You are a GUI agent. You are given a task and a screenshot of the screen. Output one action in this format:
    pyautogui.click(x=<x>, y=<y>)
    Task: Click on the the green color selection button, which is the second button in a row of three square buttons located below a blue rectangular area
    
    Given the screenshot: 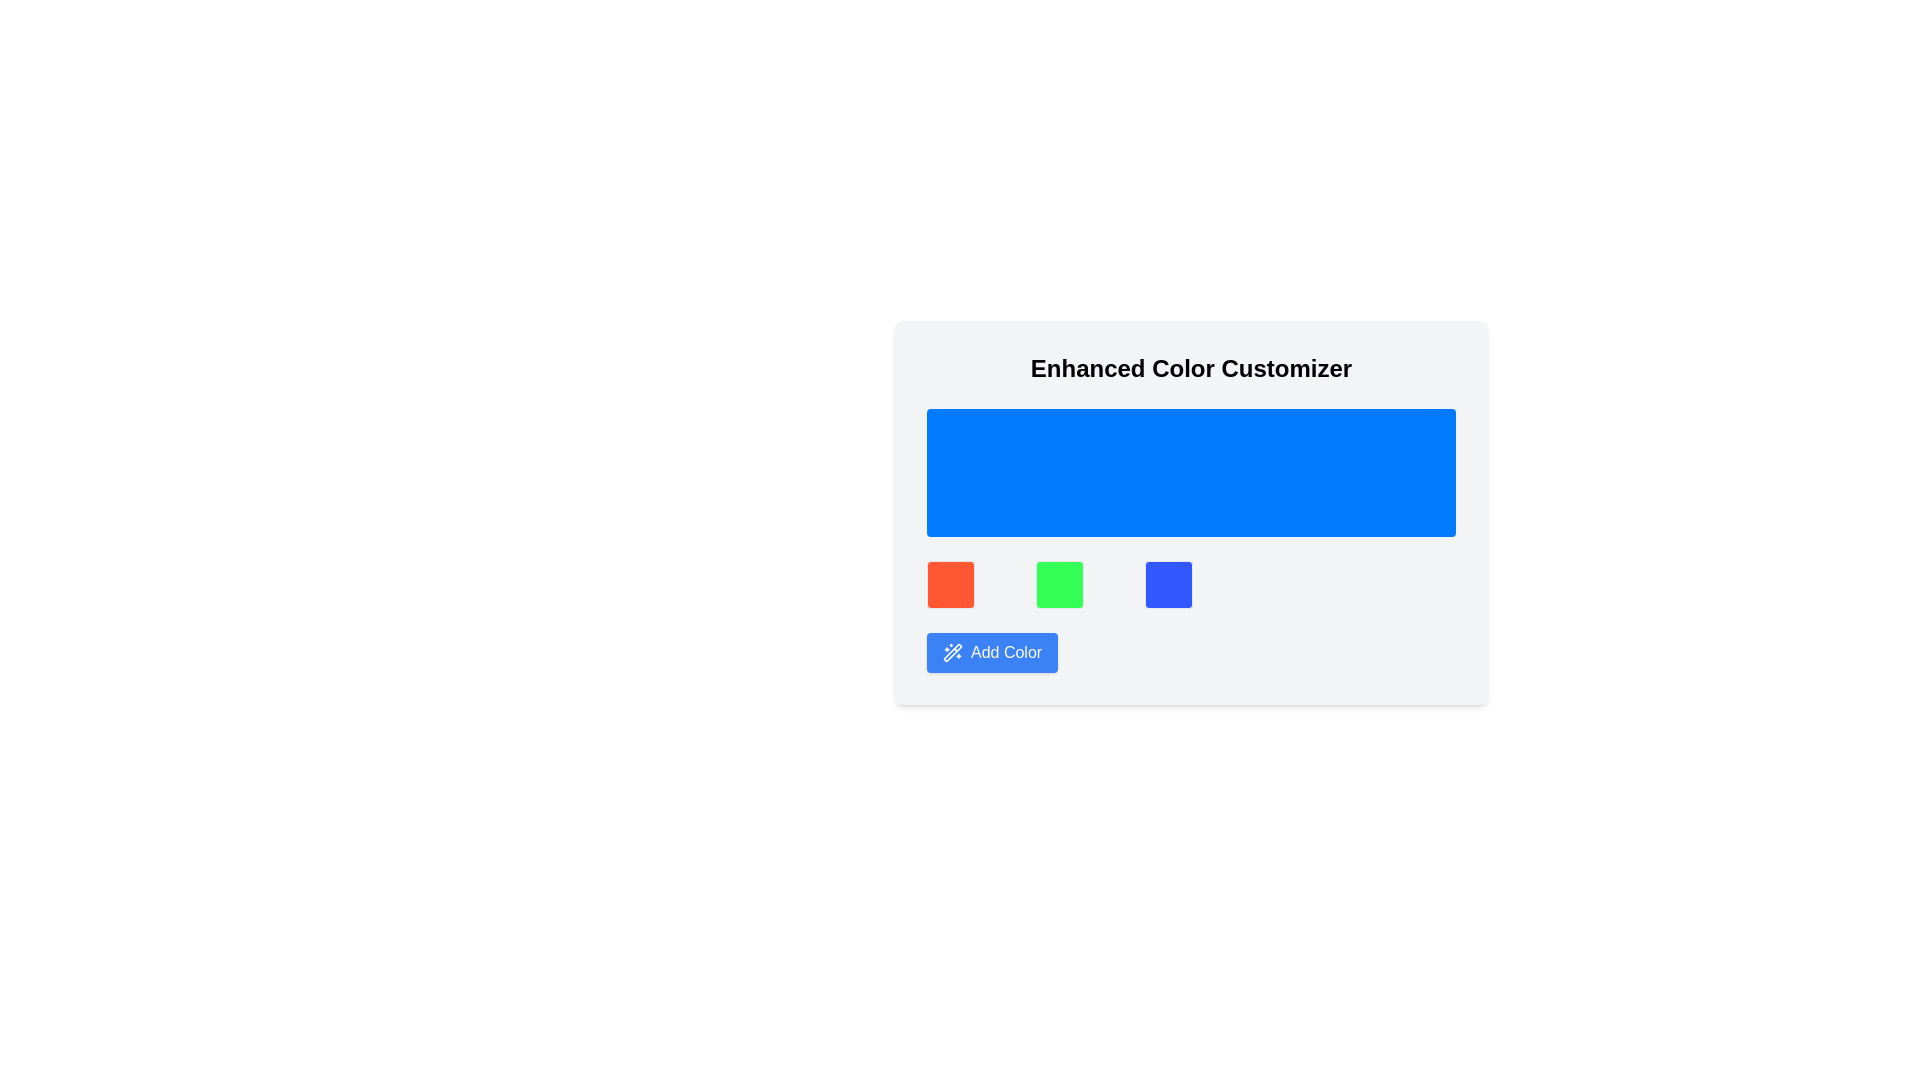 What is the action you would take?
    pyautogui.click(x=1059, y=585)
    